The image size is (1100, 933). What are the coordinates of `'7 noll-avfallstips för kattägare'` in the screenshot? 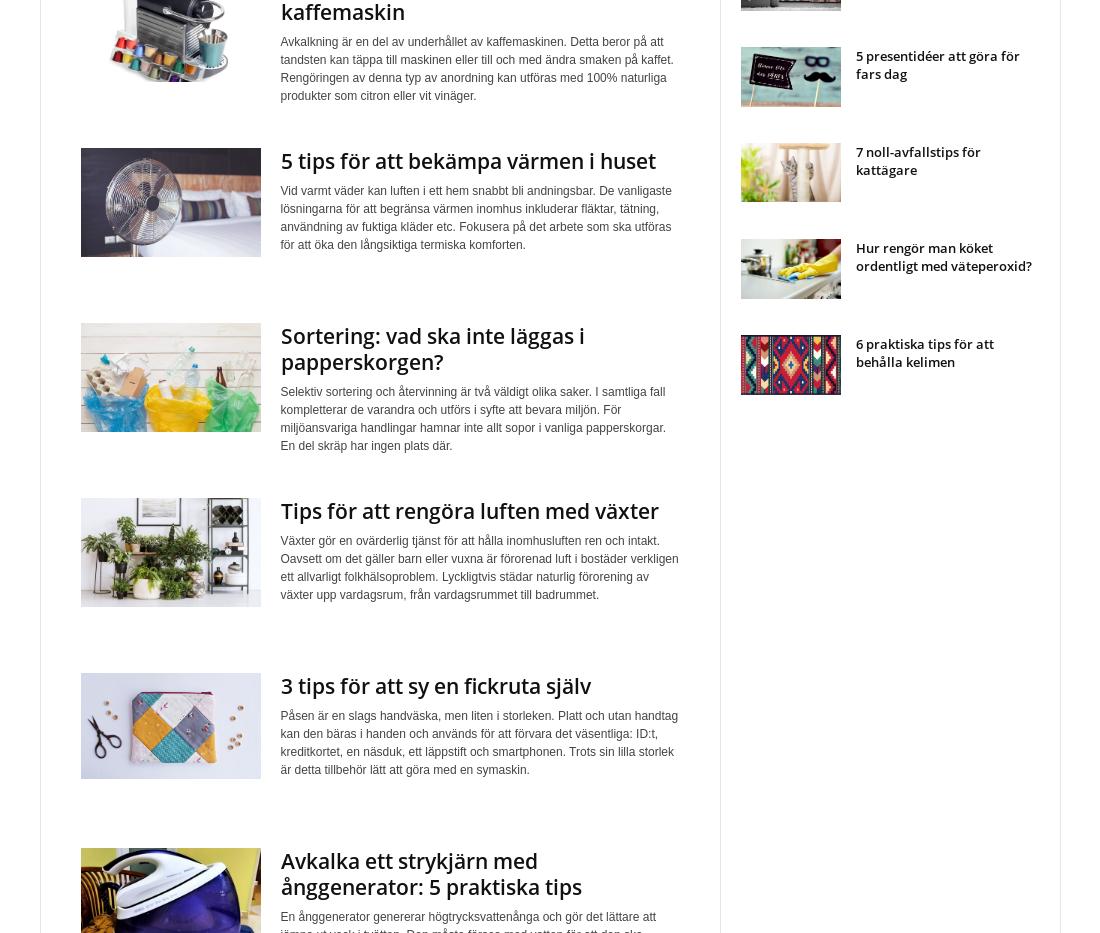 It's located at (917, 160).